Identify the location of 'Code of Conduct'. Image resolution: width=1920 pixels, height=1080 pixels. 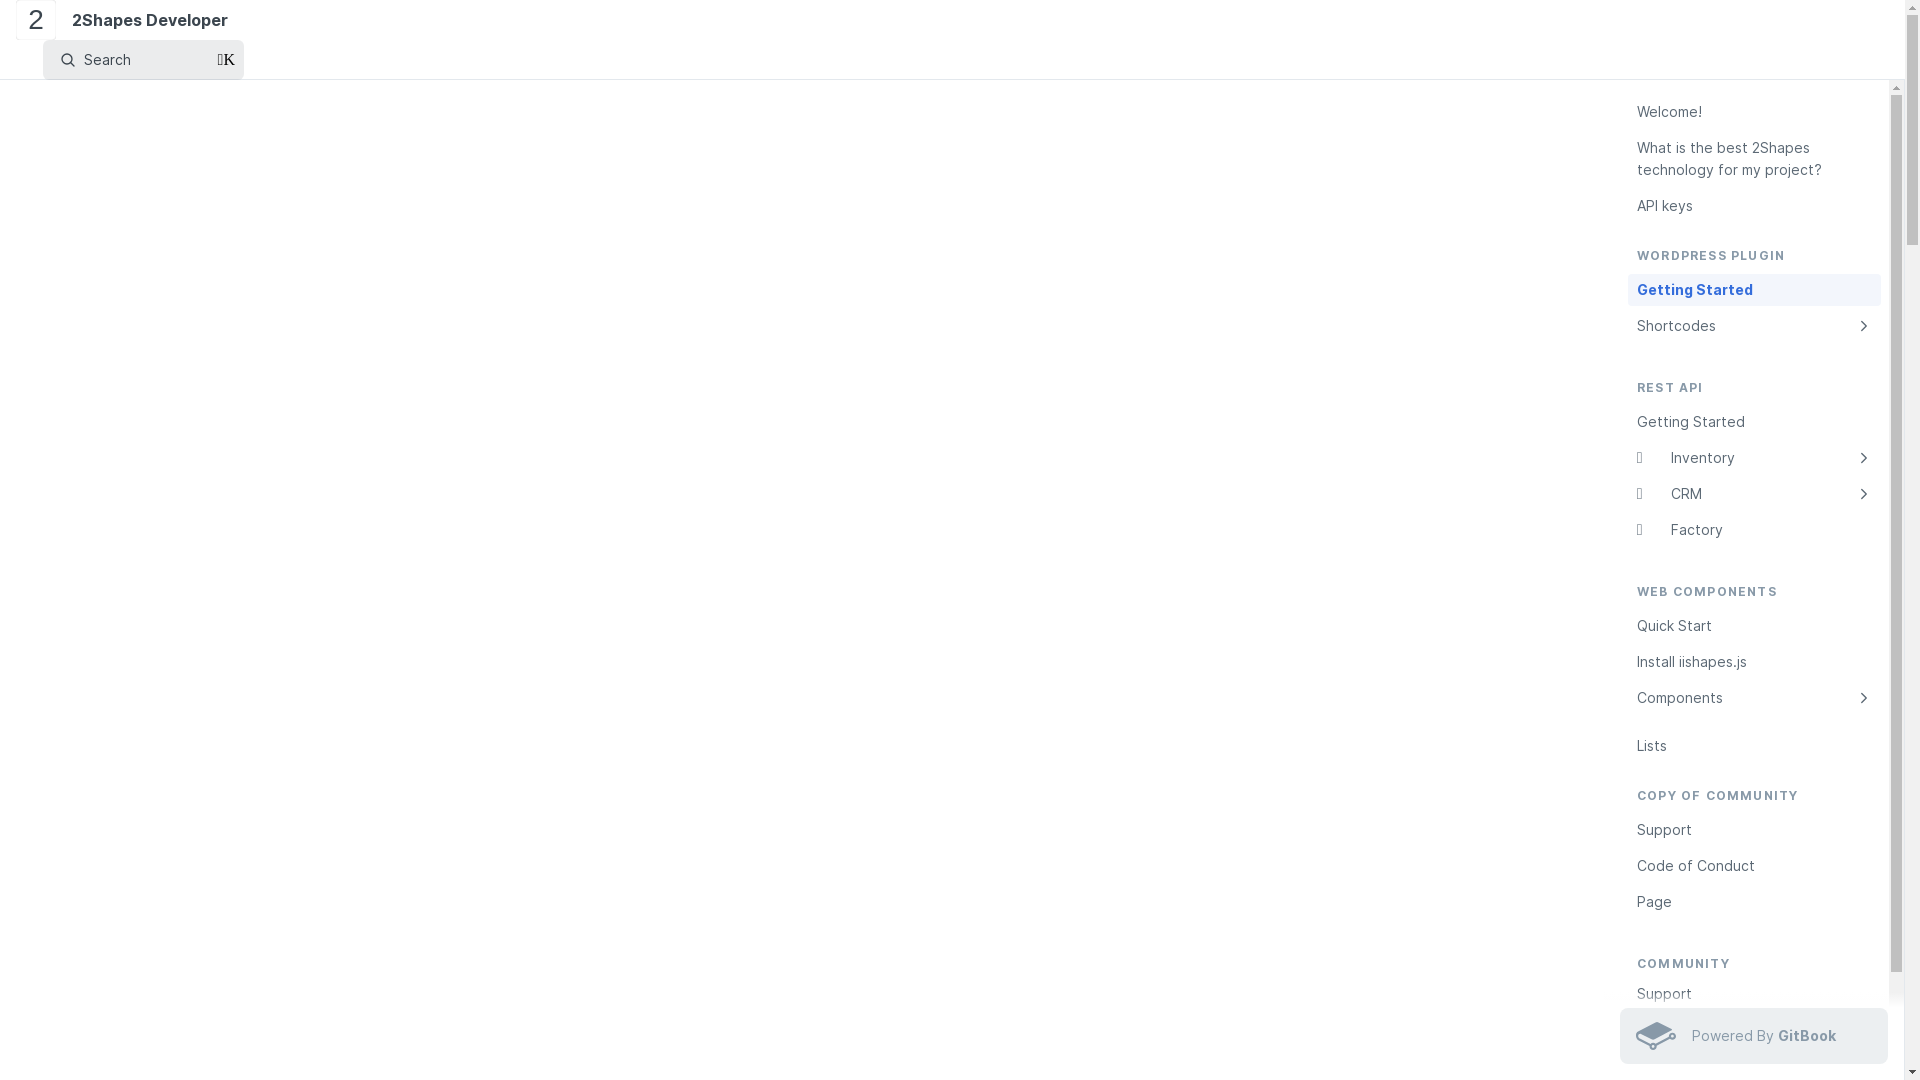
(1753, 865).